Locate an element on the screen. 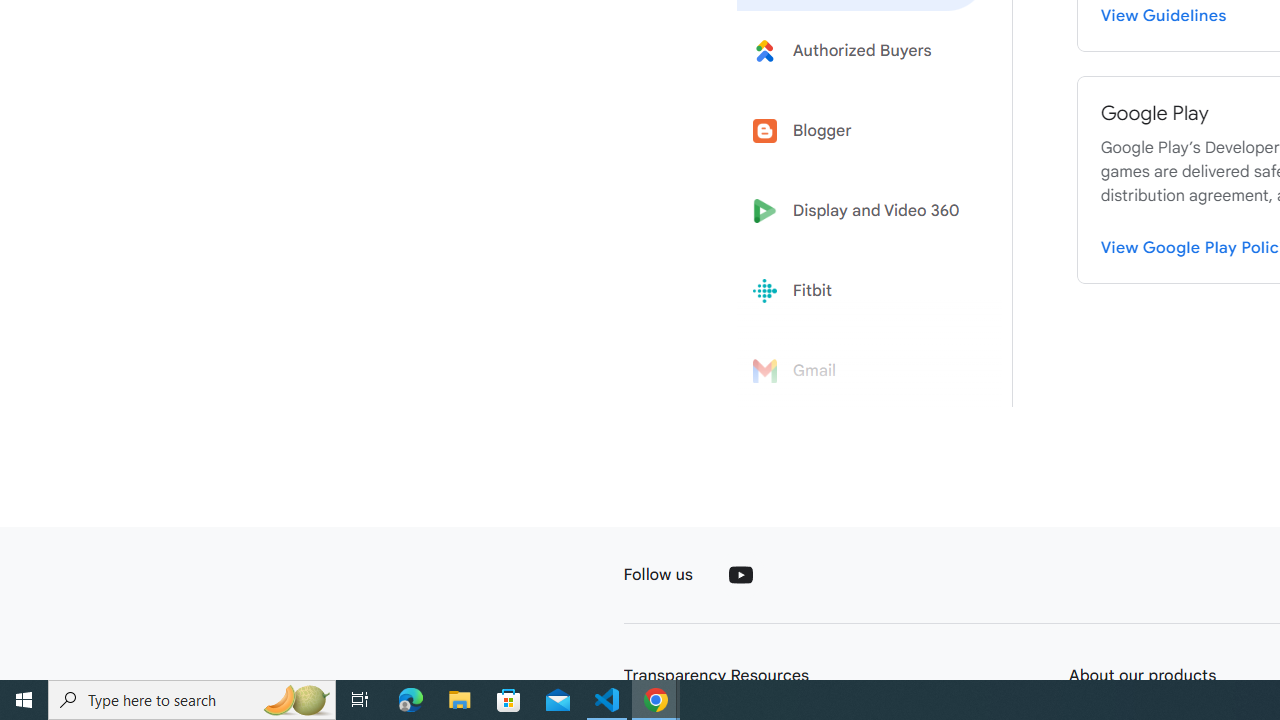  'YouTube' is located at coordinates (739, 574).